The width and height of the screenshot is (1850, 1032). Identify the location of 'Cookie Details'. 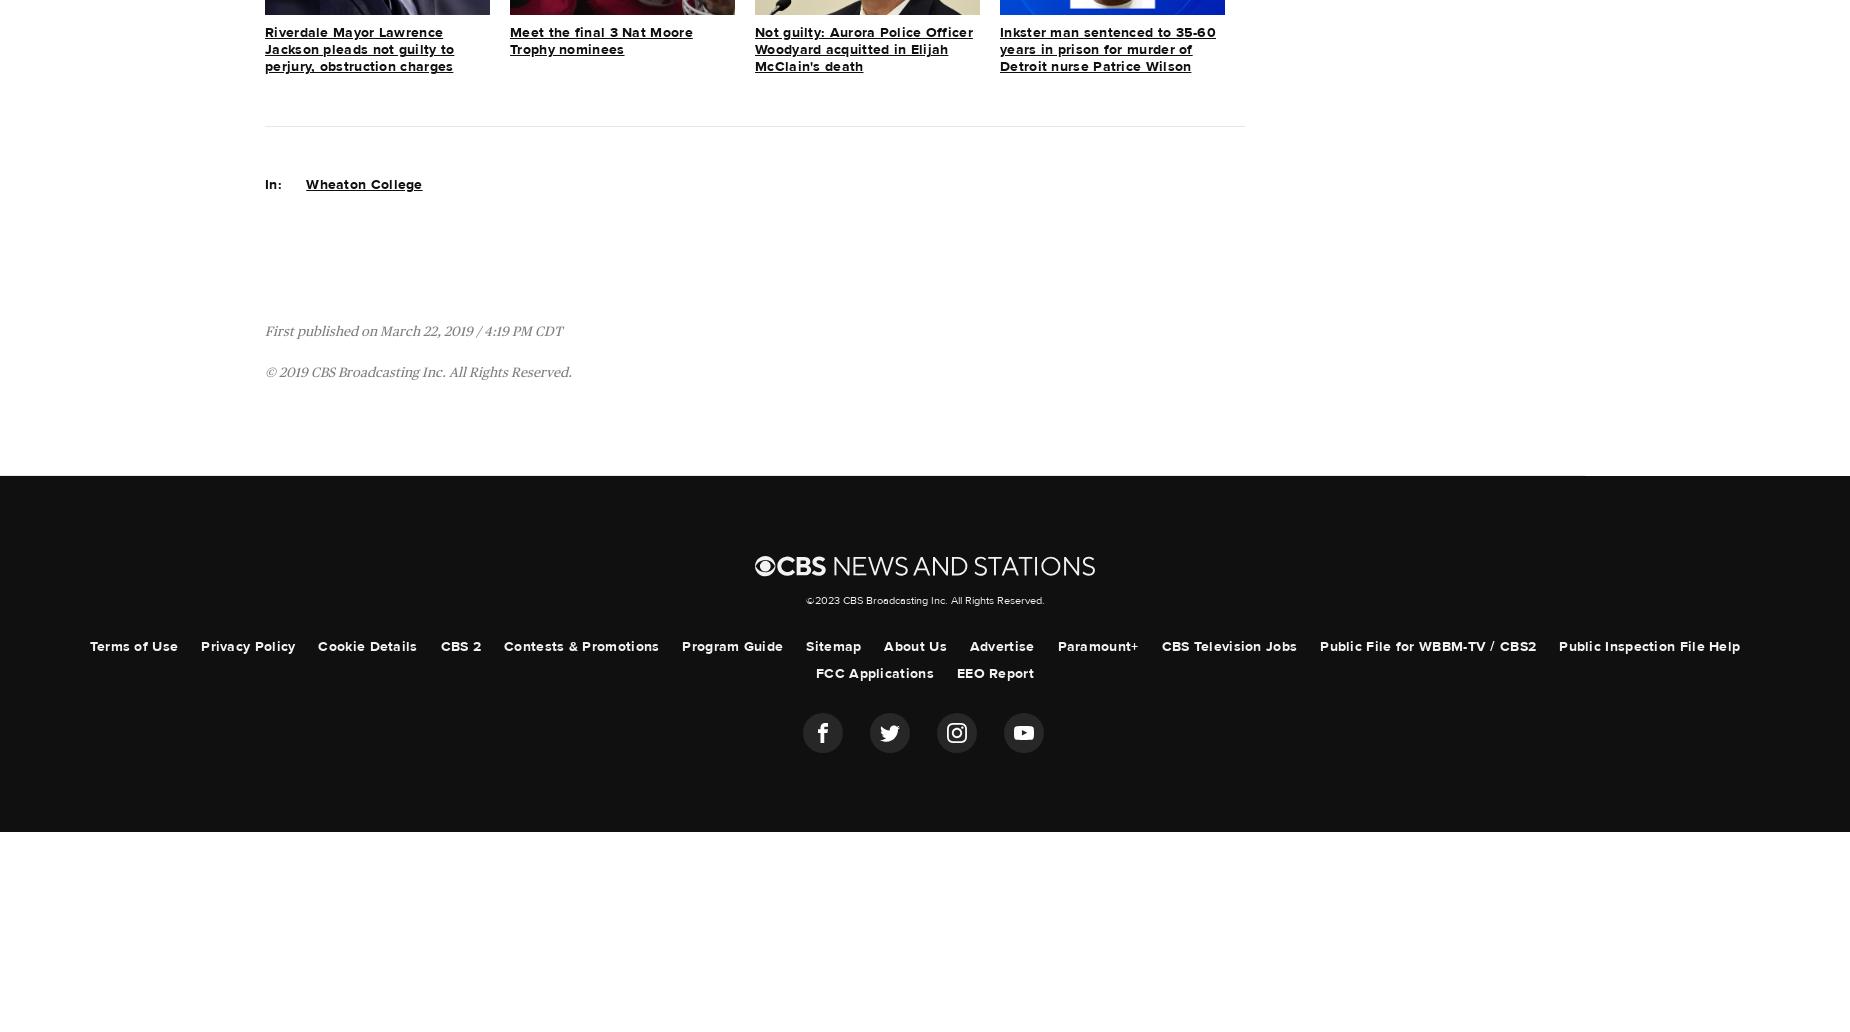
(317, 645).